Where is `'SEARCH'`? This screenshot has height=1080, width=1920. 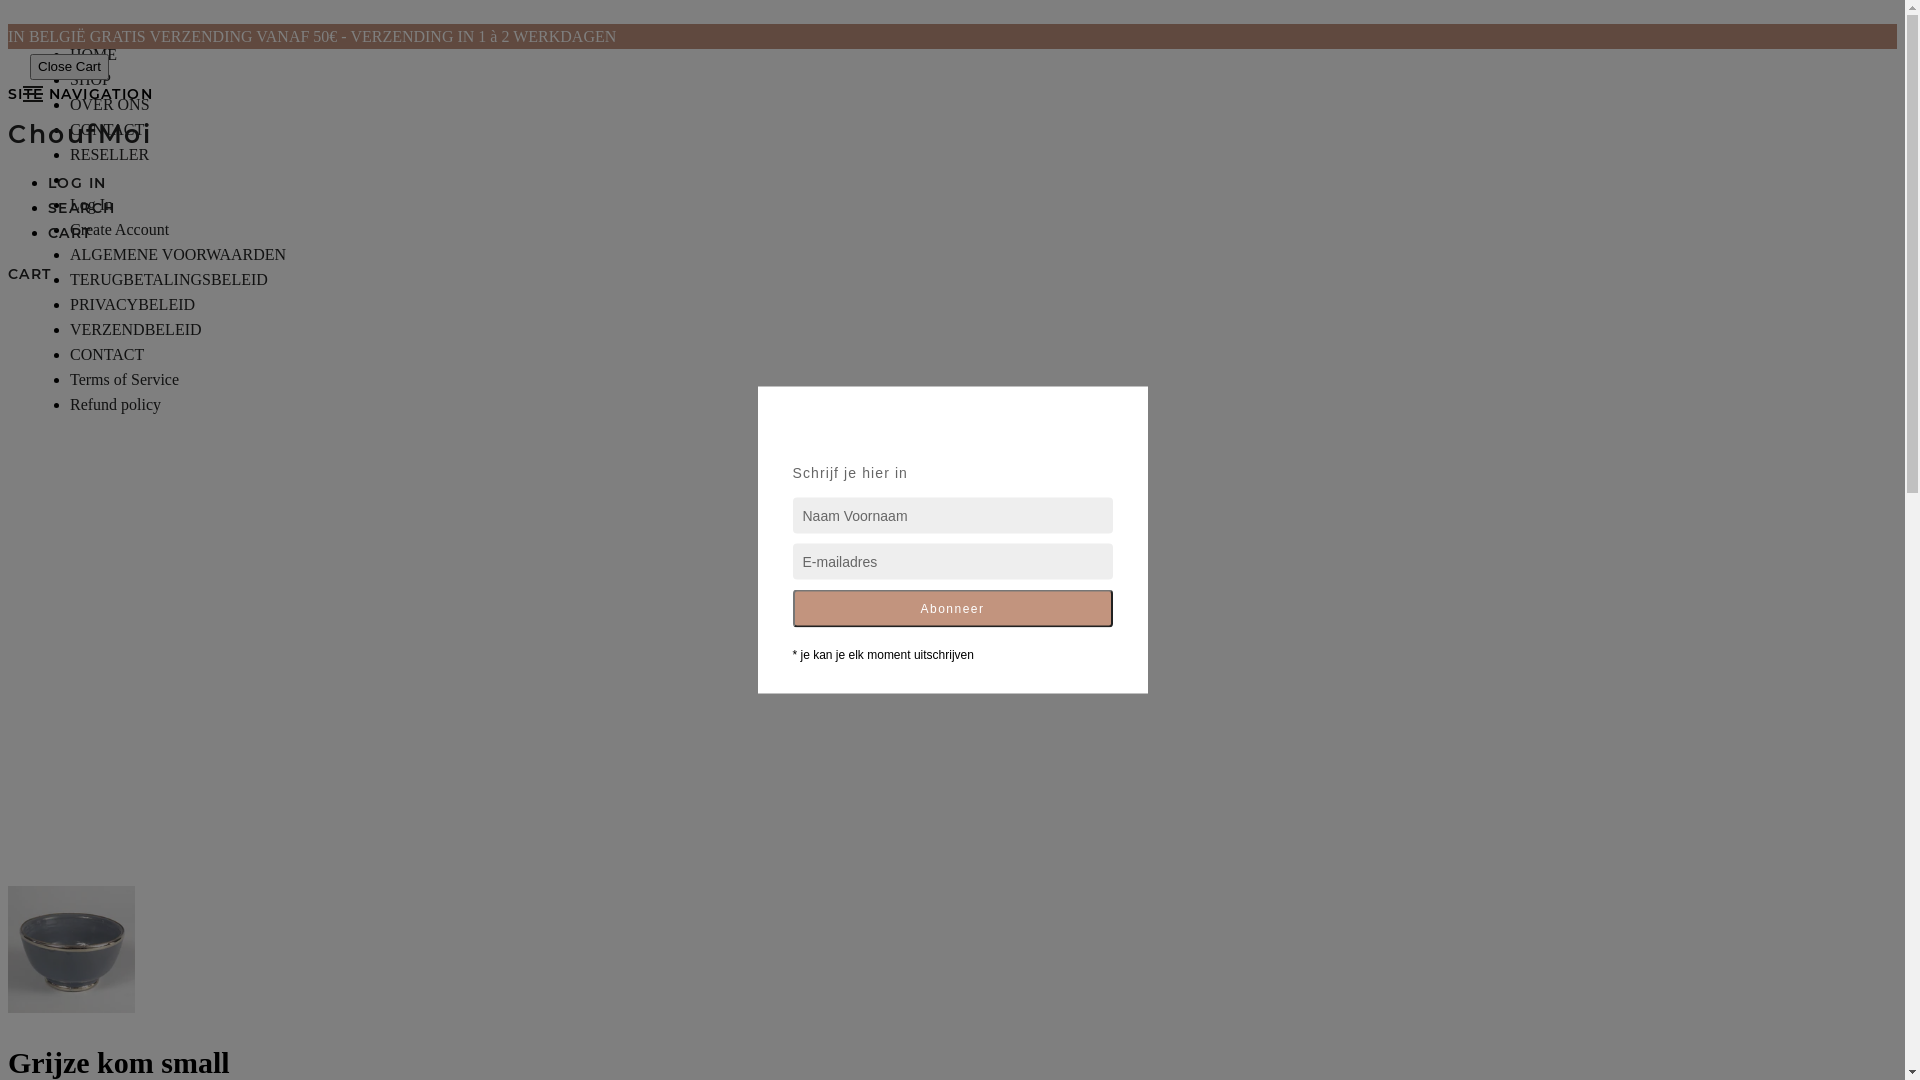 'SEARCH' is located at coordinates (80, 208).